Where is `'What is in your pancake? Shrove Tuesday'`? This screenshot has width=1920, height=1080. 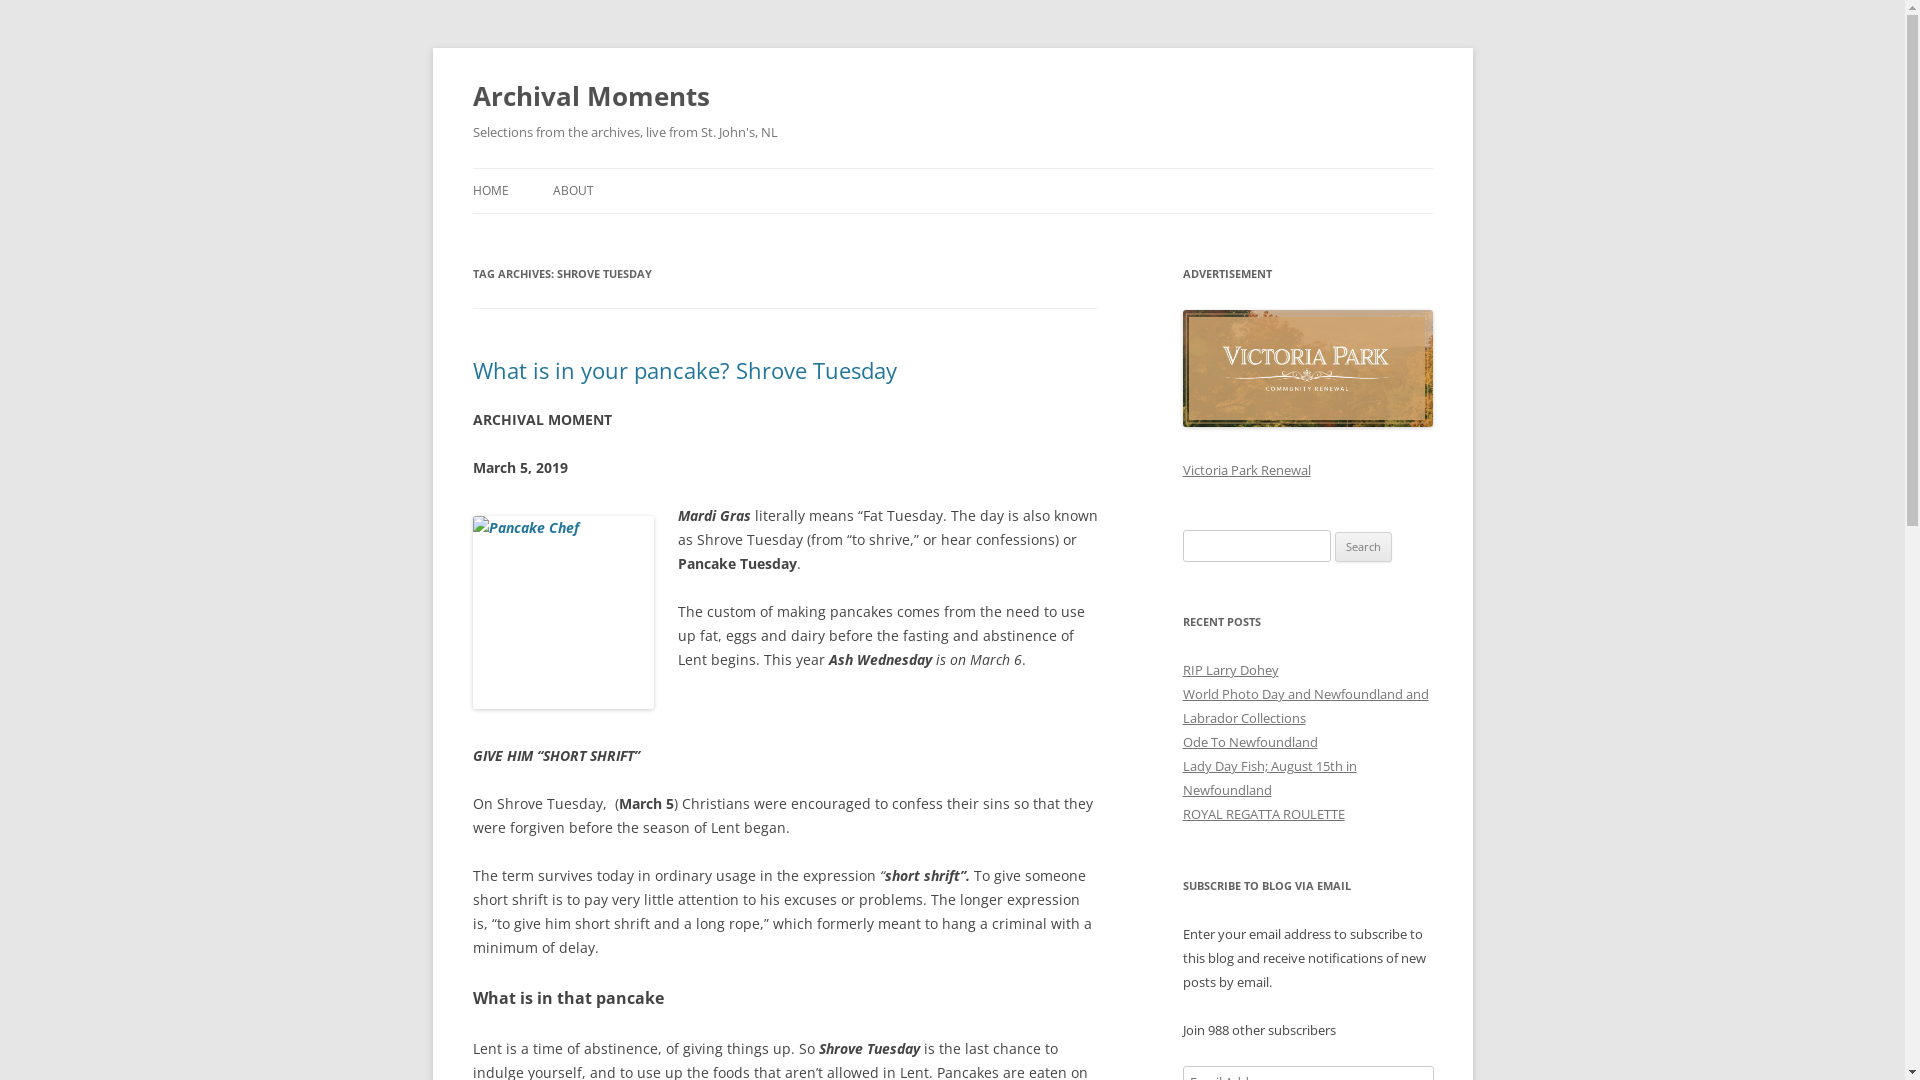
'What is in your pancake? Shrove Tuesday' is located at coordinates (684, 370).